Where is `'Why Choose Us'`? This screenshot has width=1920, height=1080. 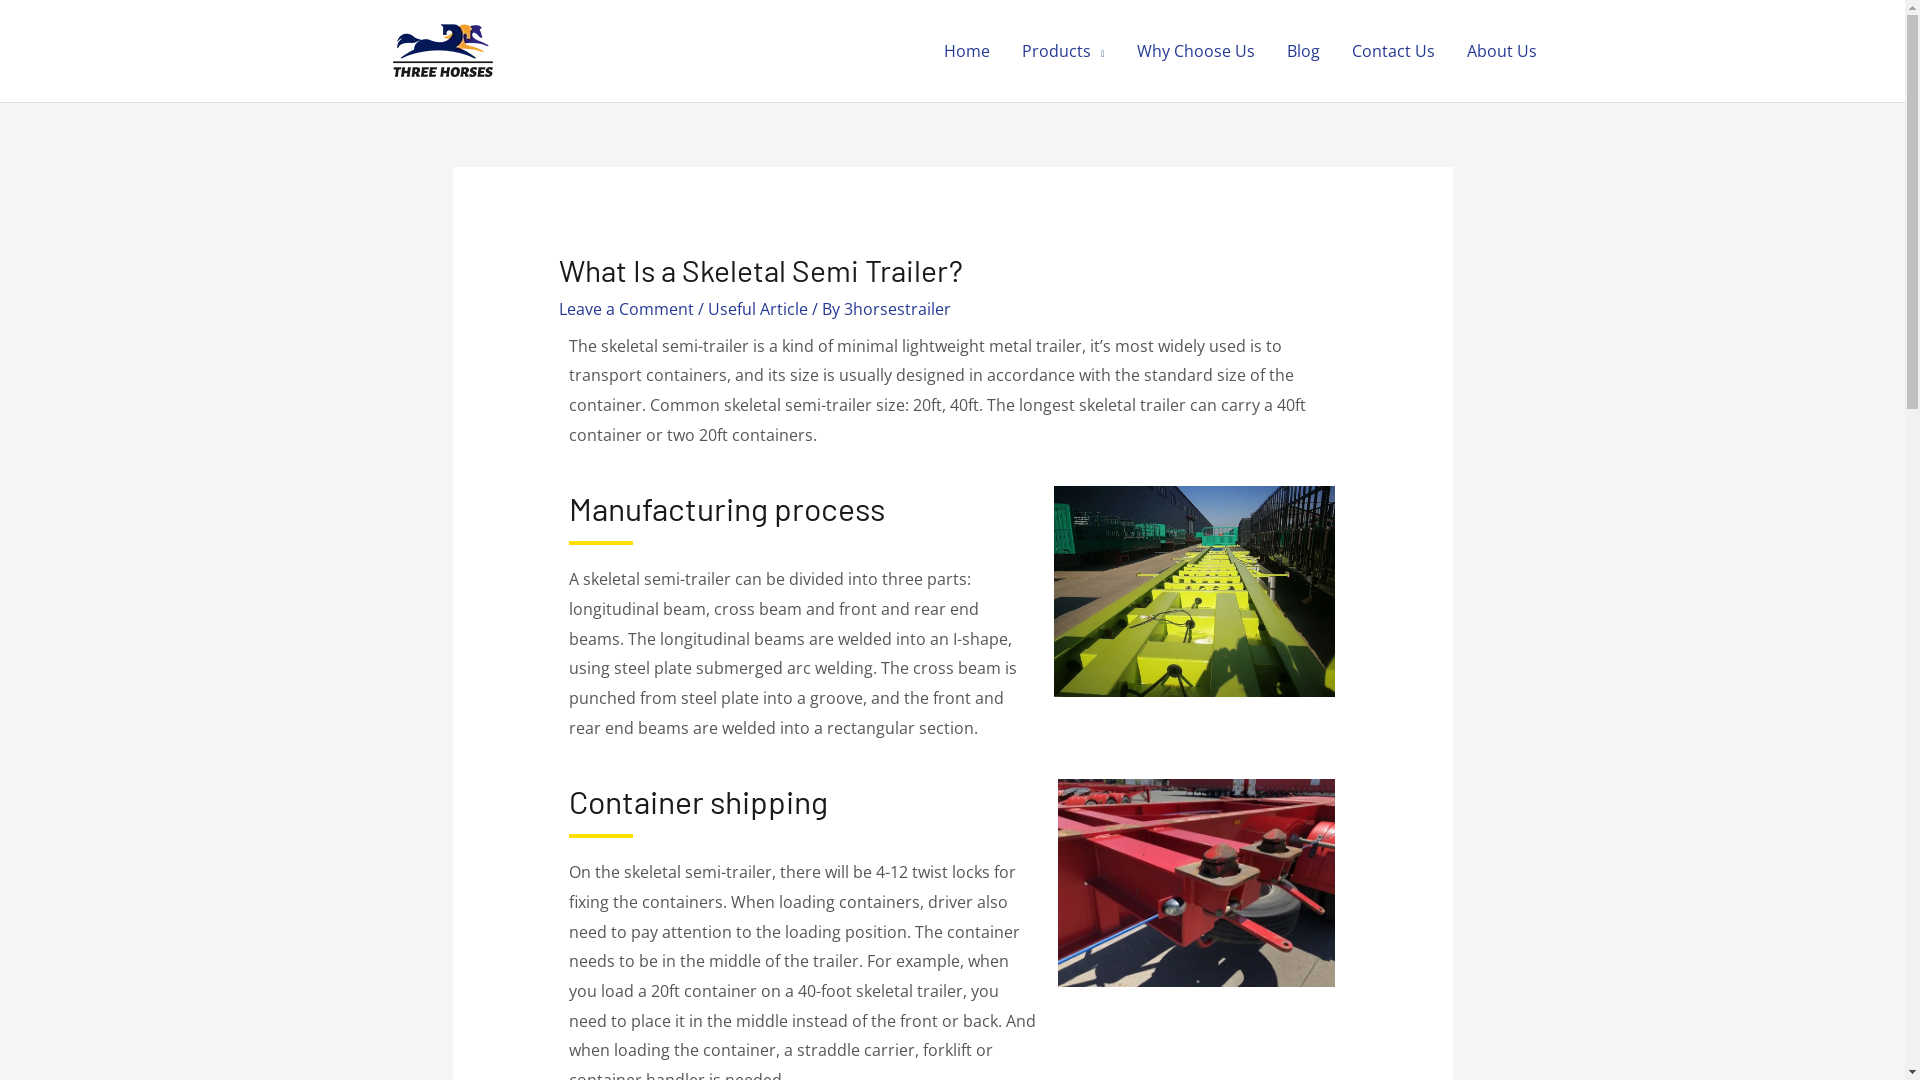
'Why Choose Us' is located at coordinates (1118, 49).